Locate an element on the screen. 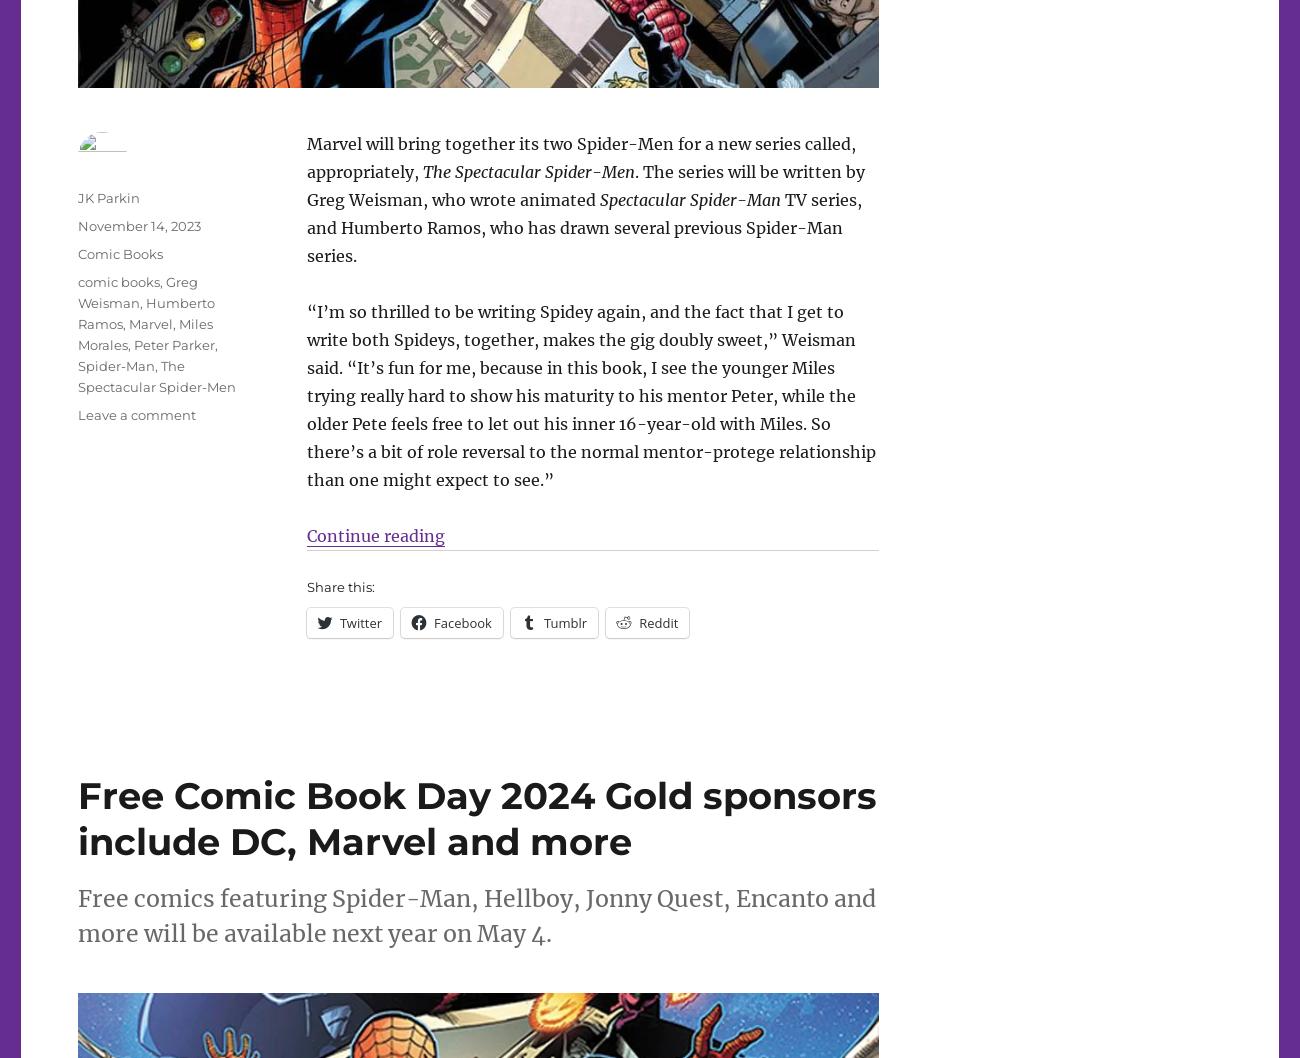 The width and height of the screenshot is (1300, 1058). 'JK Parkin' is located at coordinates (78, 197).